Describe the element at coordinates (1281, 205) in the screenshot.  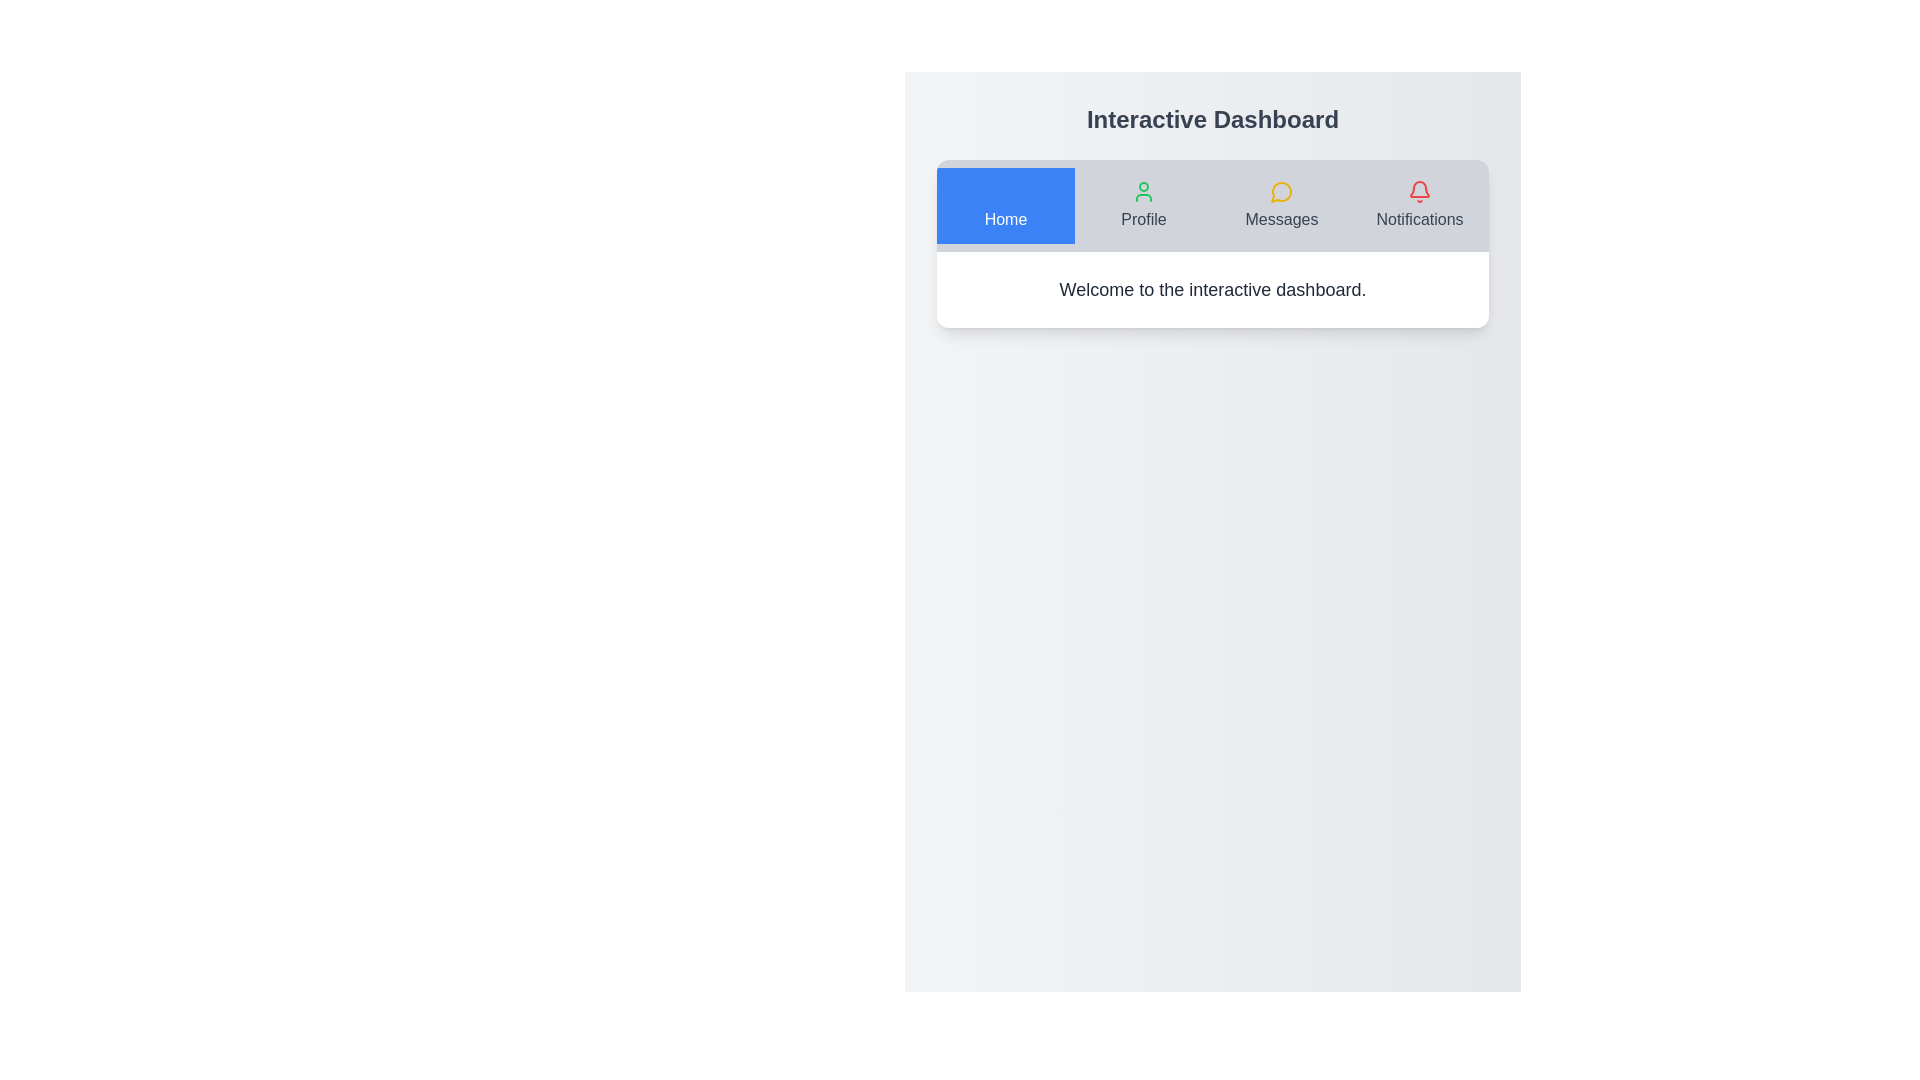
I see `the 'Messages' navigation tab, which is the third tab in the horizontal navigation bar` at that location.